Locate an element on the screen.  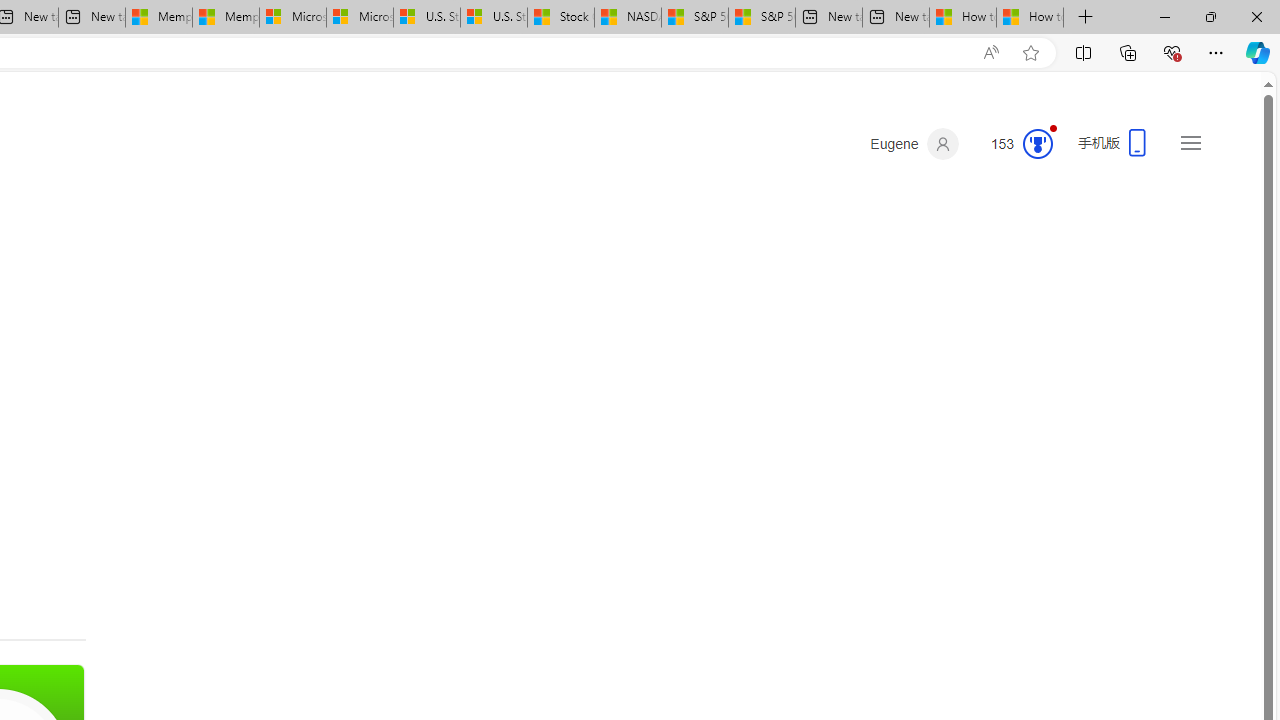
'Settings and quick links' is located at coordinates (1191, 141).